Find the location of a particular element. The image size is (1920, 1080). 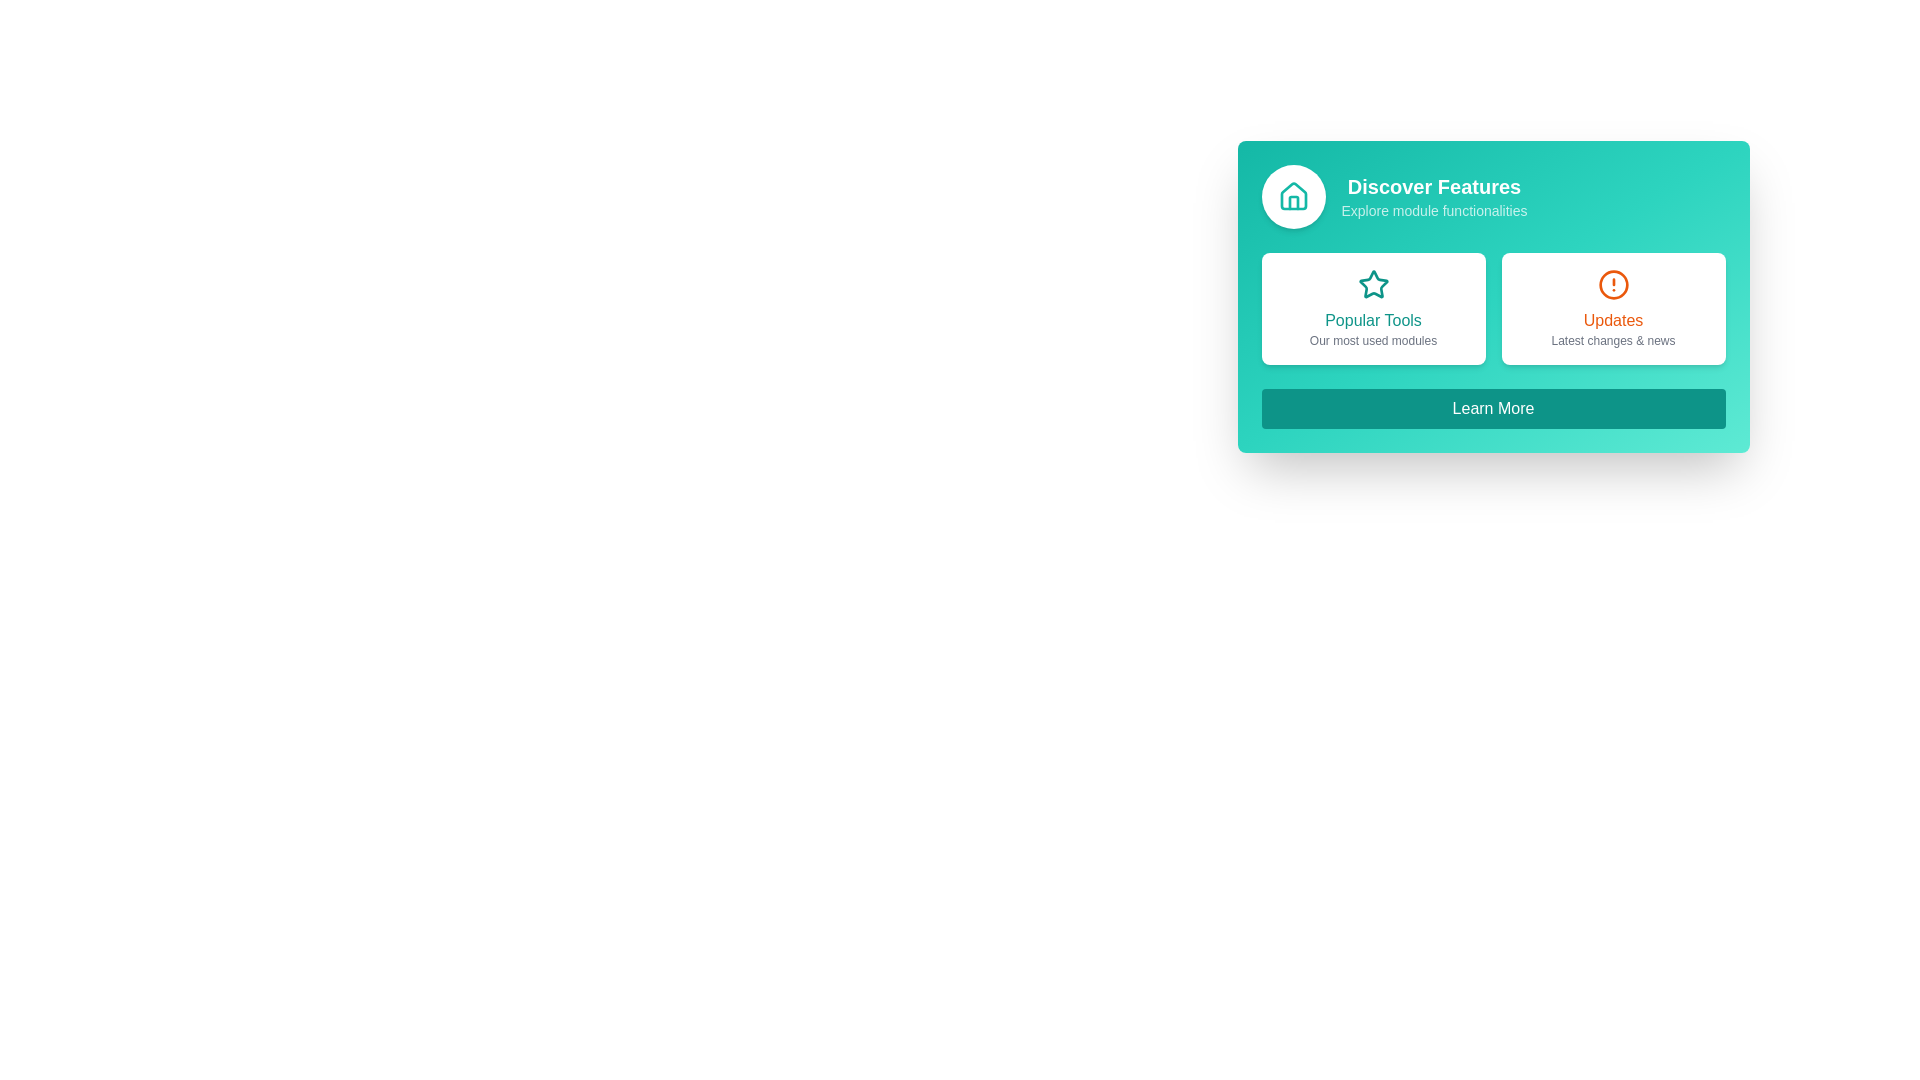

the star icon located within the 'Popular Tools' card, which is positioned to the left of the 'Updates' card, to attract attention to the section is located at coordinates (1372, 285).